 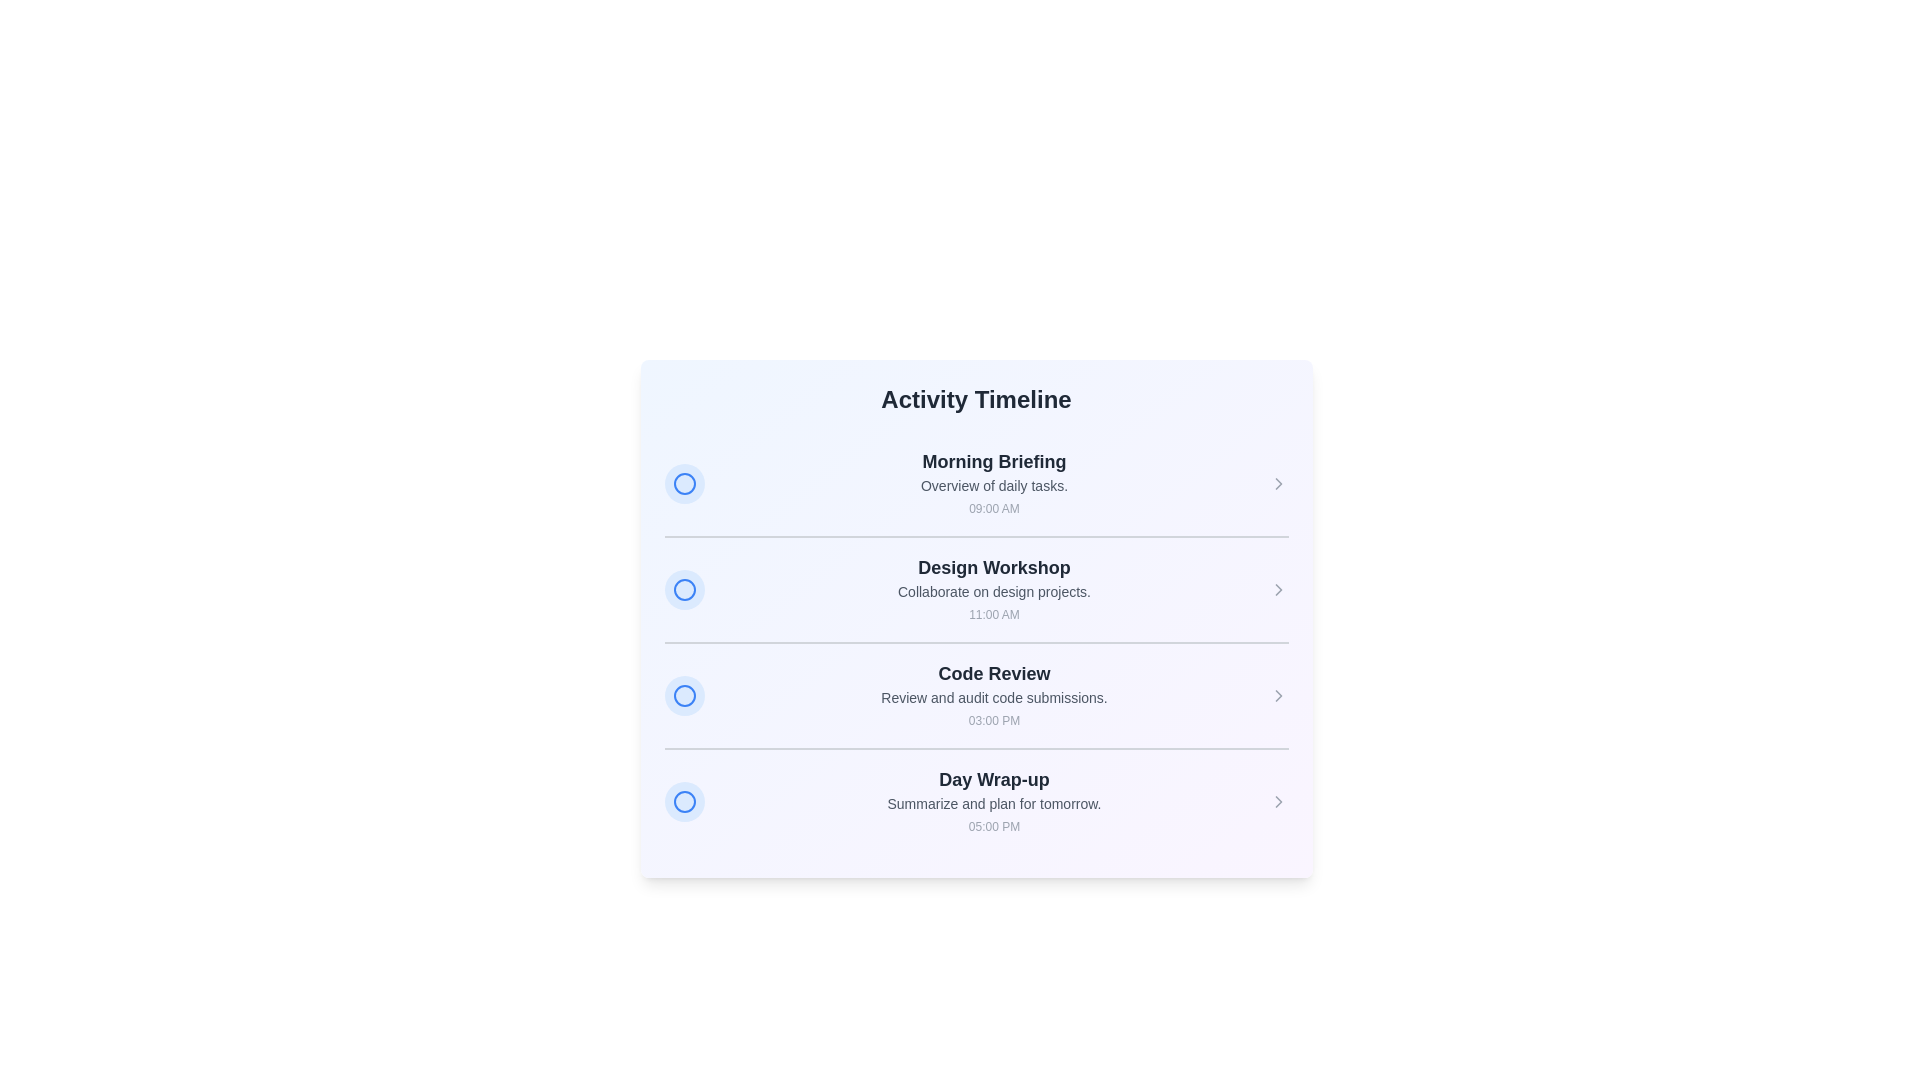 What do you see at coordinates (1277, 694) in the screenshot?
I see `the right chevron icon located at the right edge of the 'Code Review' entry in the list to indicate navigation or progression` at bounding box center [1277, 694].